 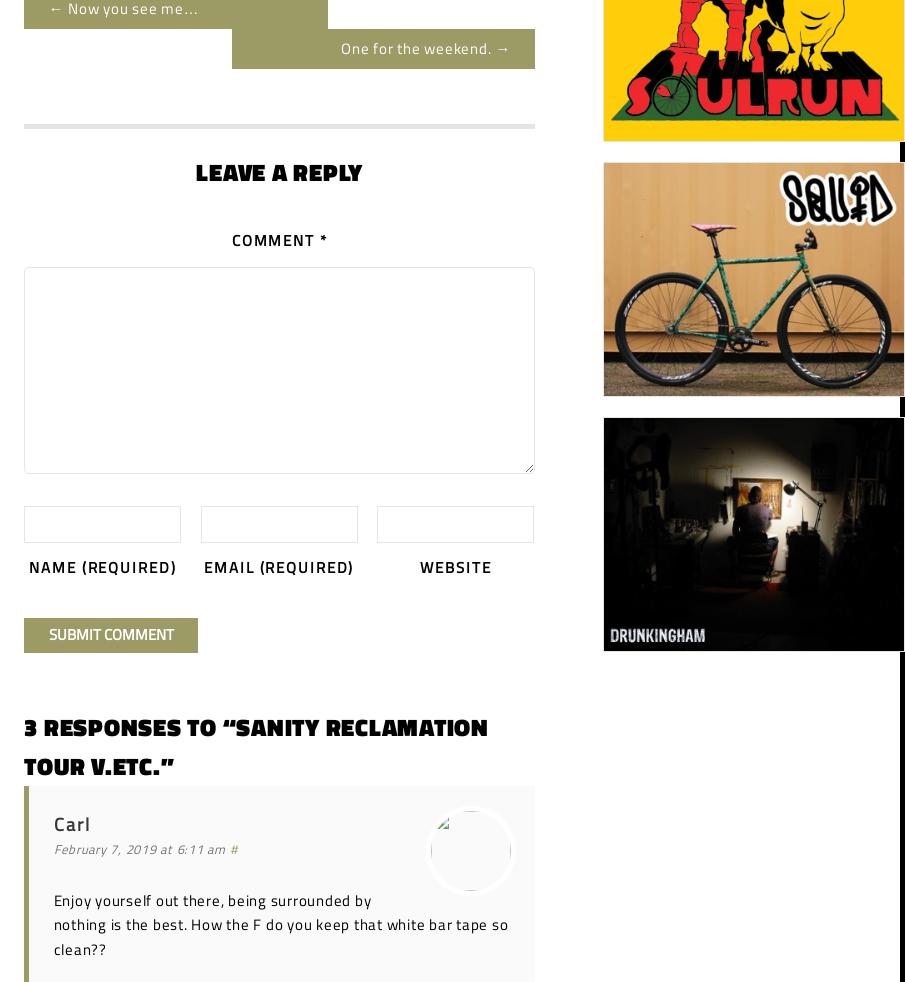 What do you see at coordinates (232, 849) in the screenshot?
I see `'#'` at bounding box center [232, 849].